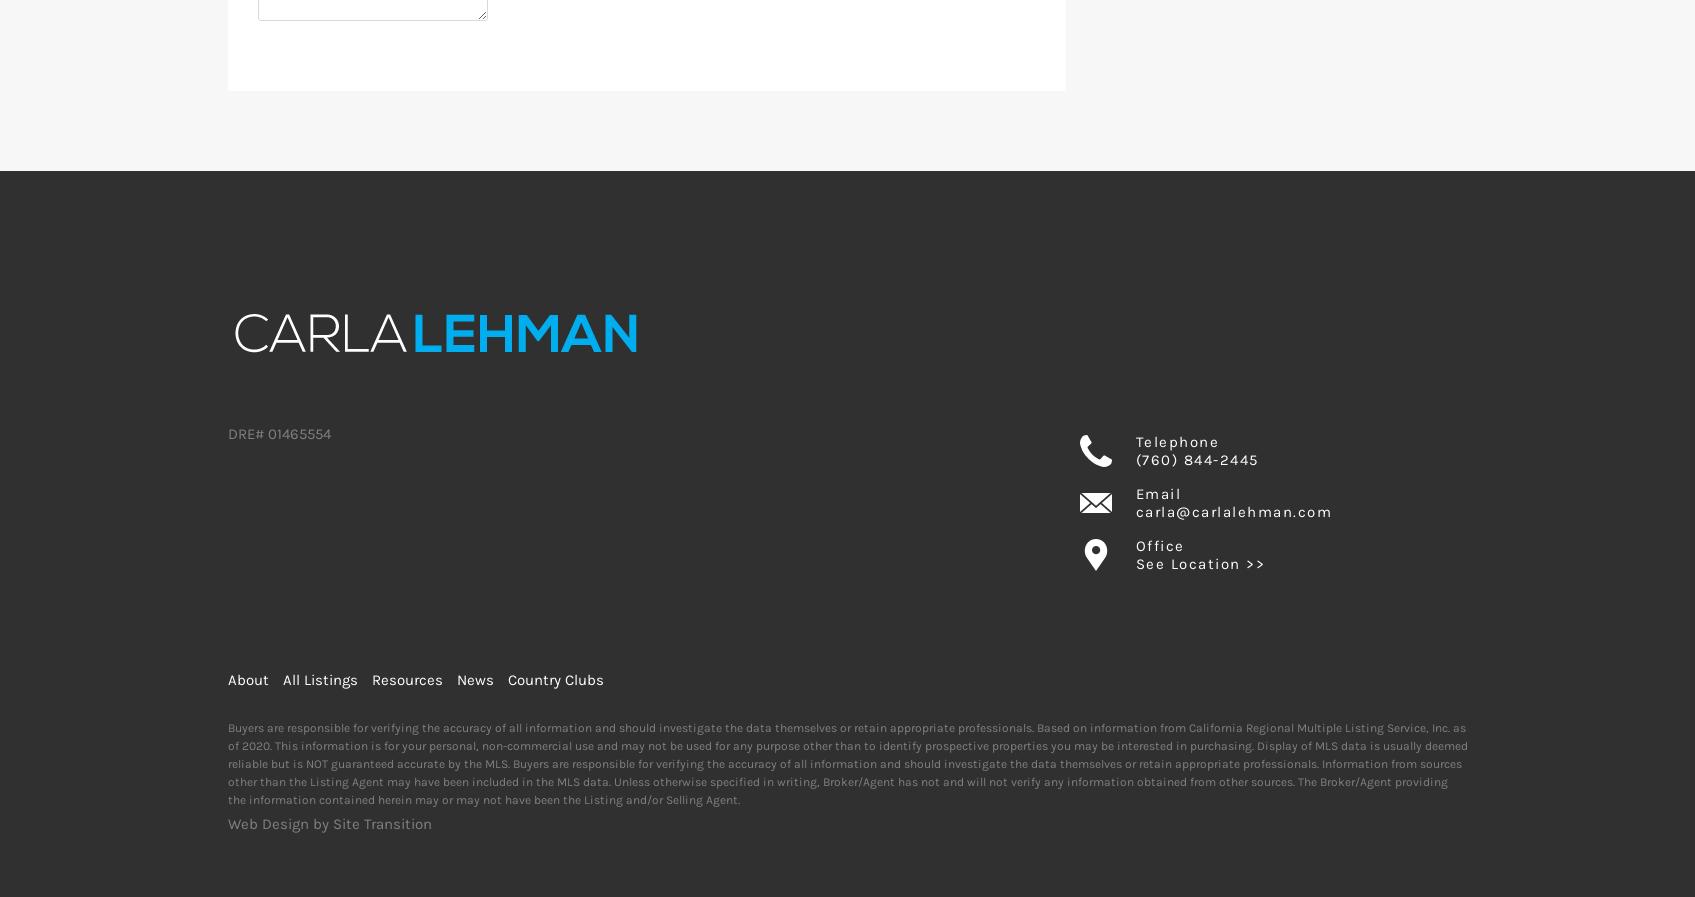  What do you see at coordinates (1200, 564) in the screenshot?
I see `'See Location >>'` at bounding box center [1200, 564].